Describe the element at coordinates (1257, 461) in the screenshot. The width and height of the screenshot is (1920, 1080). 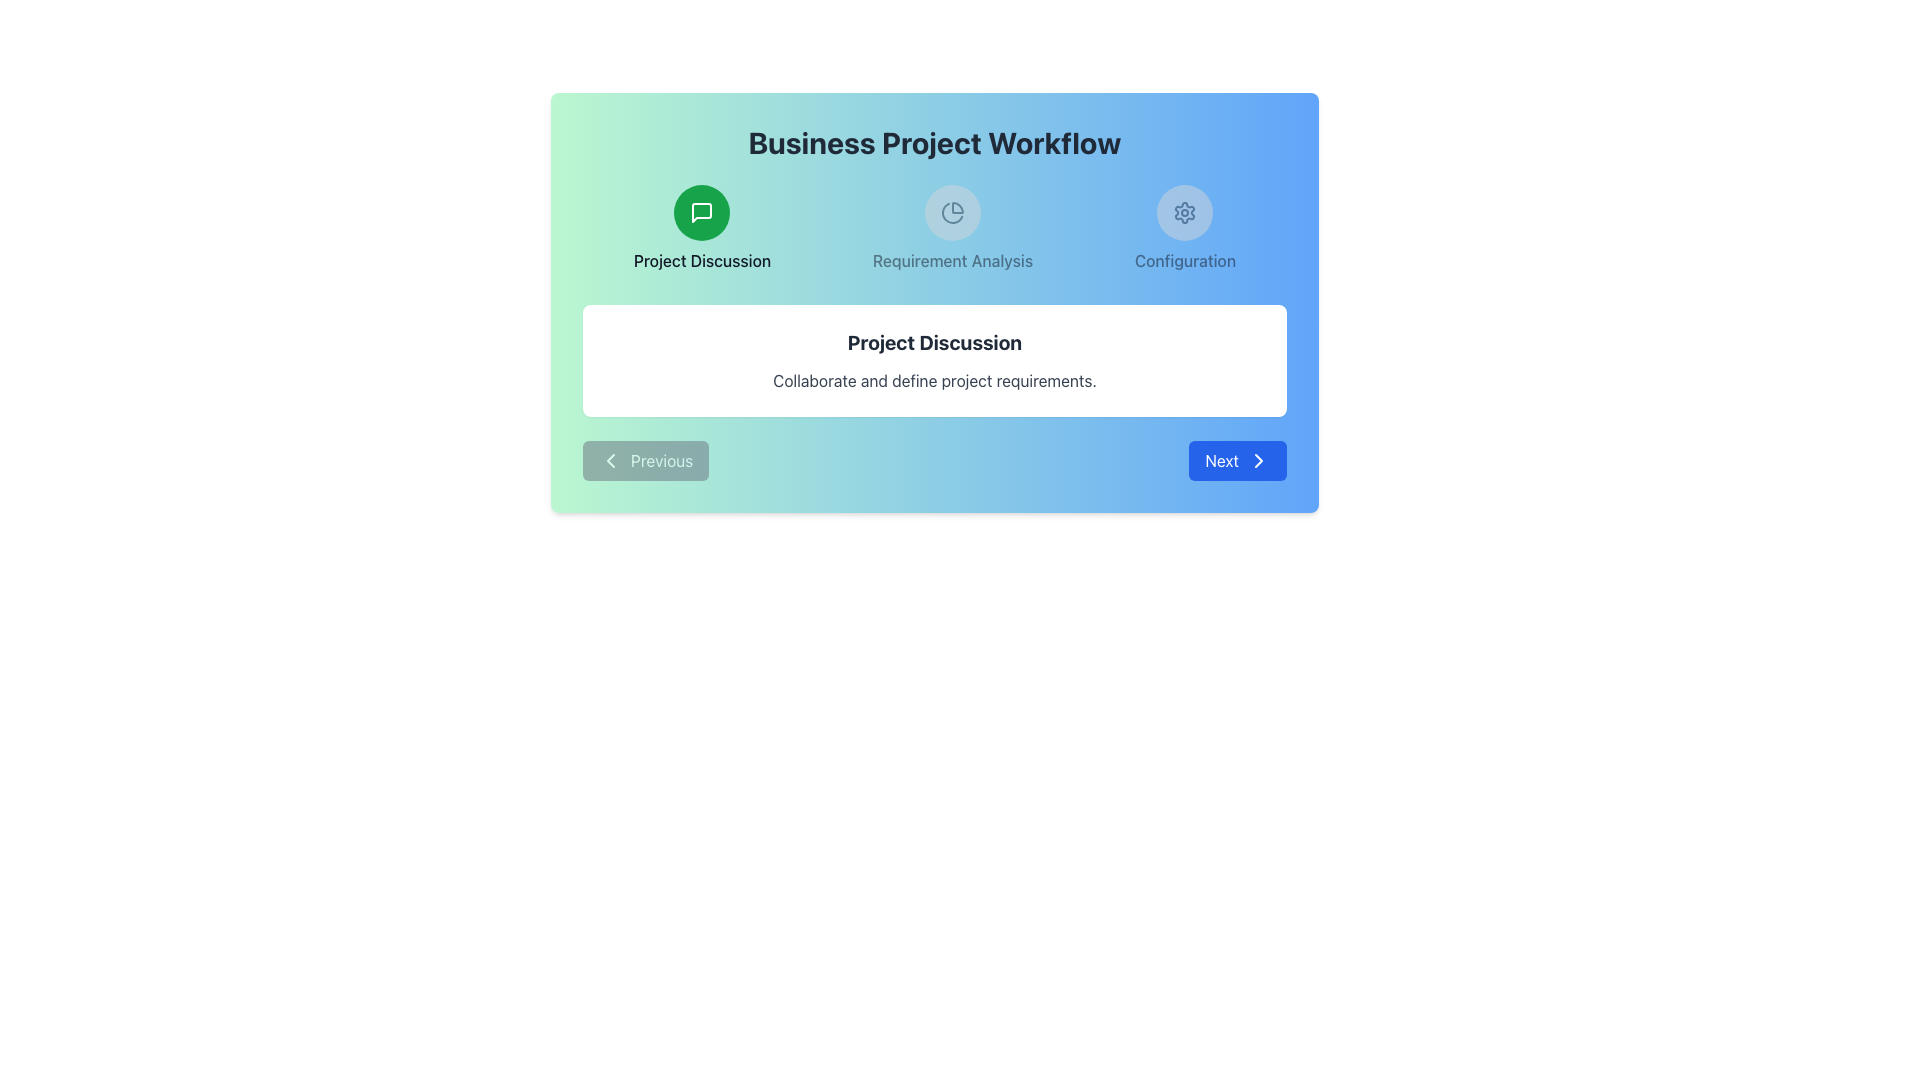
I see `the 'Next' button` at that location.